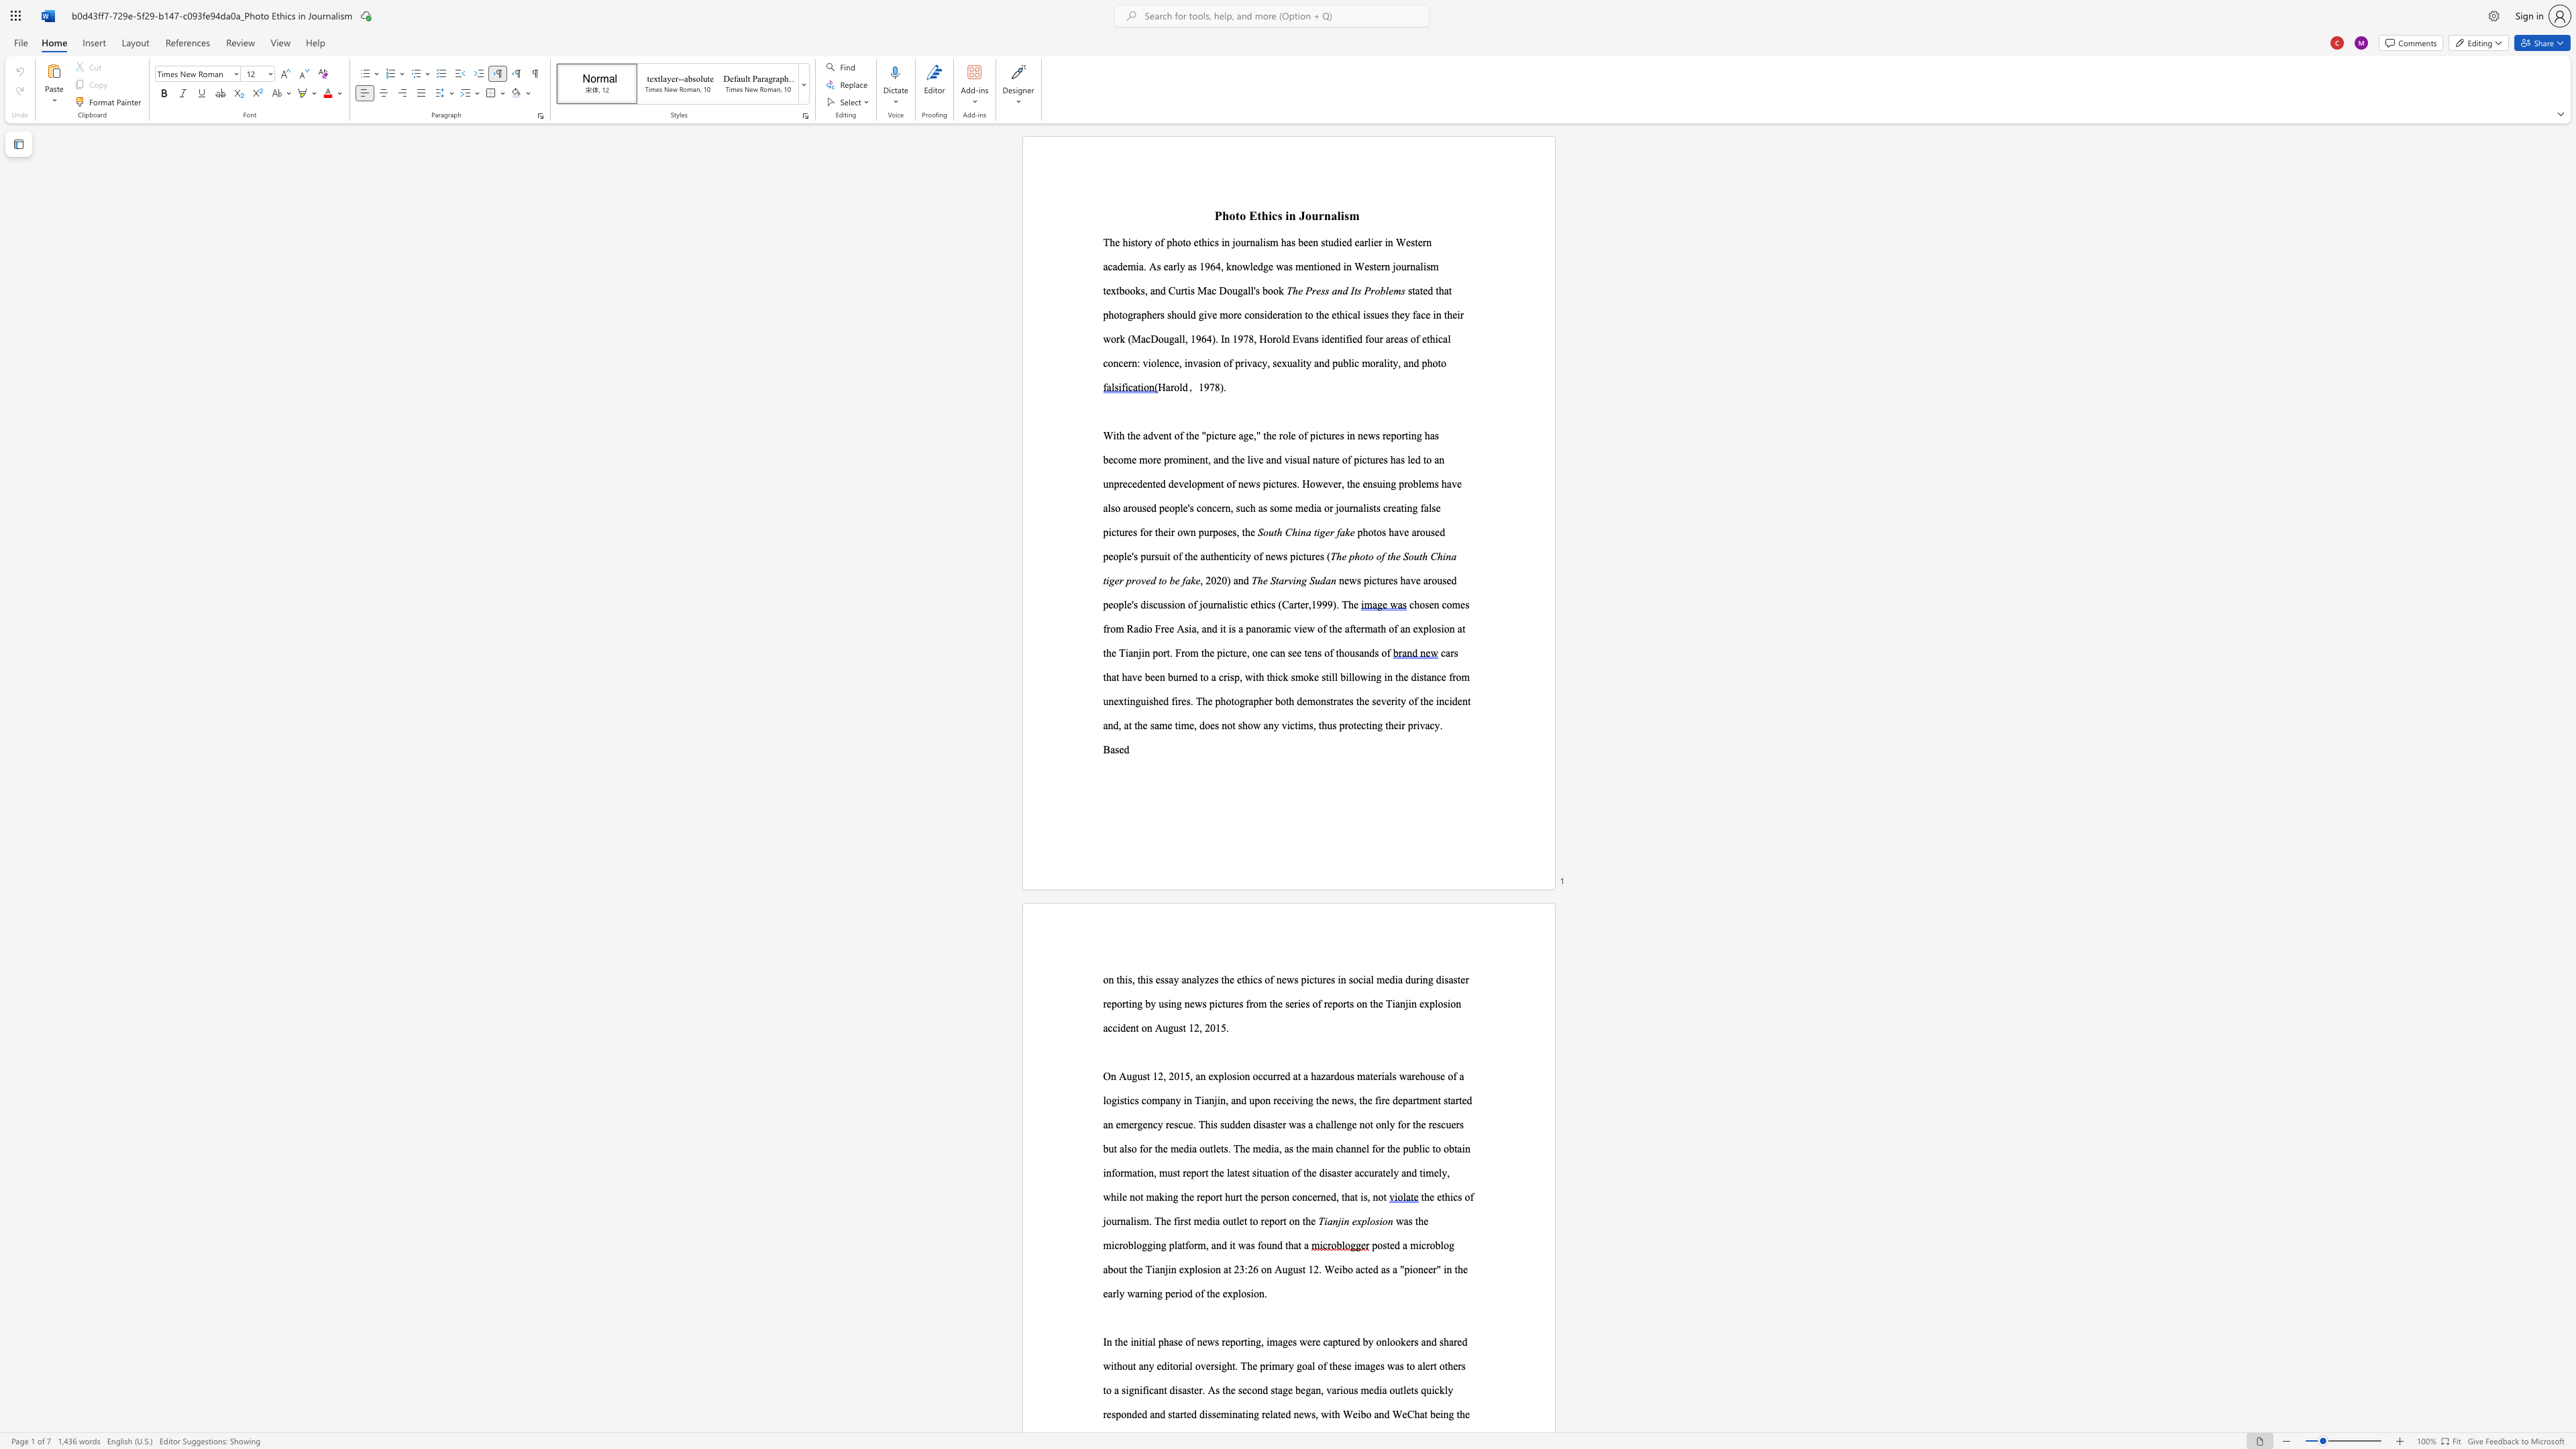 The image size is (2576, 1449). I want to click on the 1th character "o" in the text, so click(1232, 215).